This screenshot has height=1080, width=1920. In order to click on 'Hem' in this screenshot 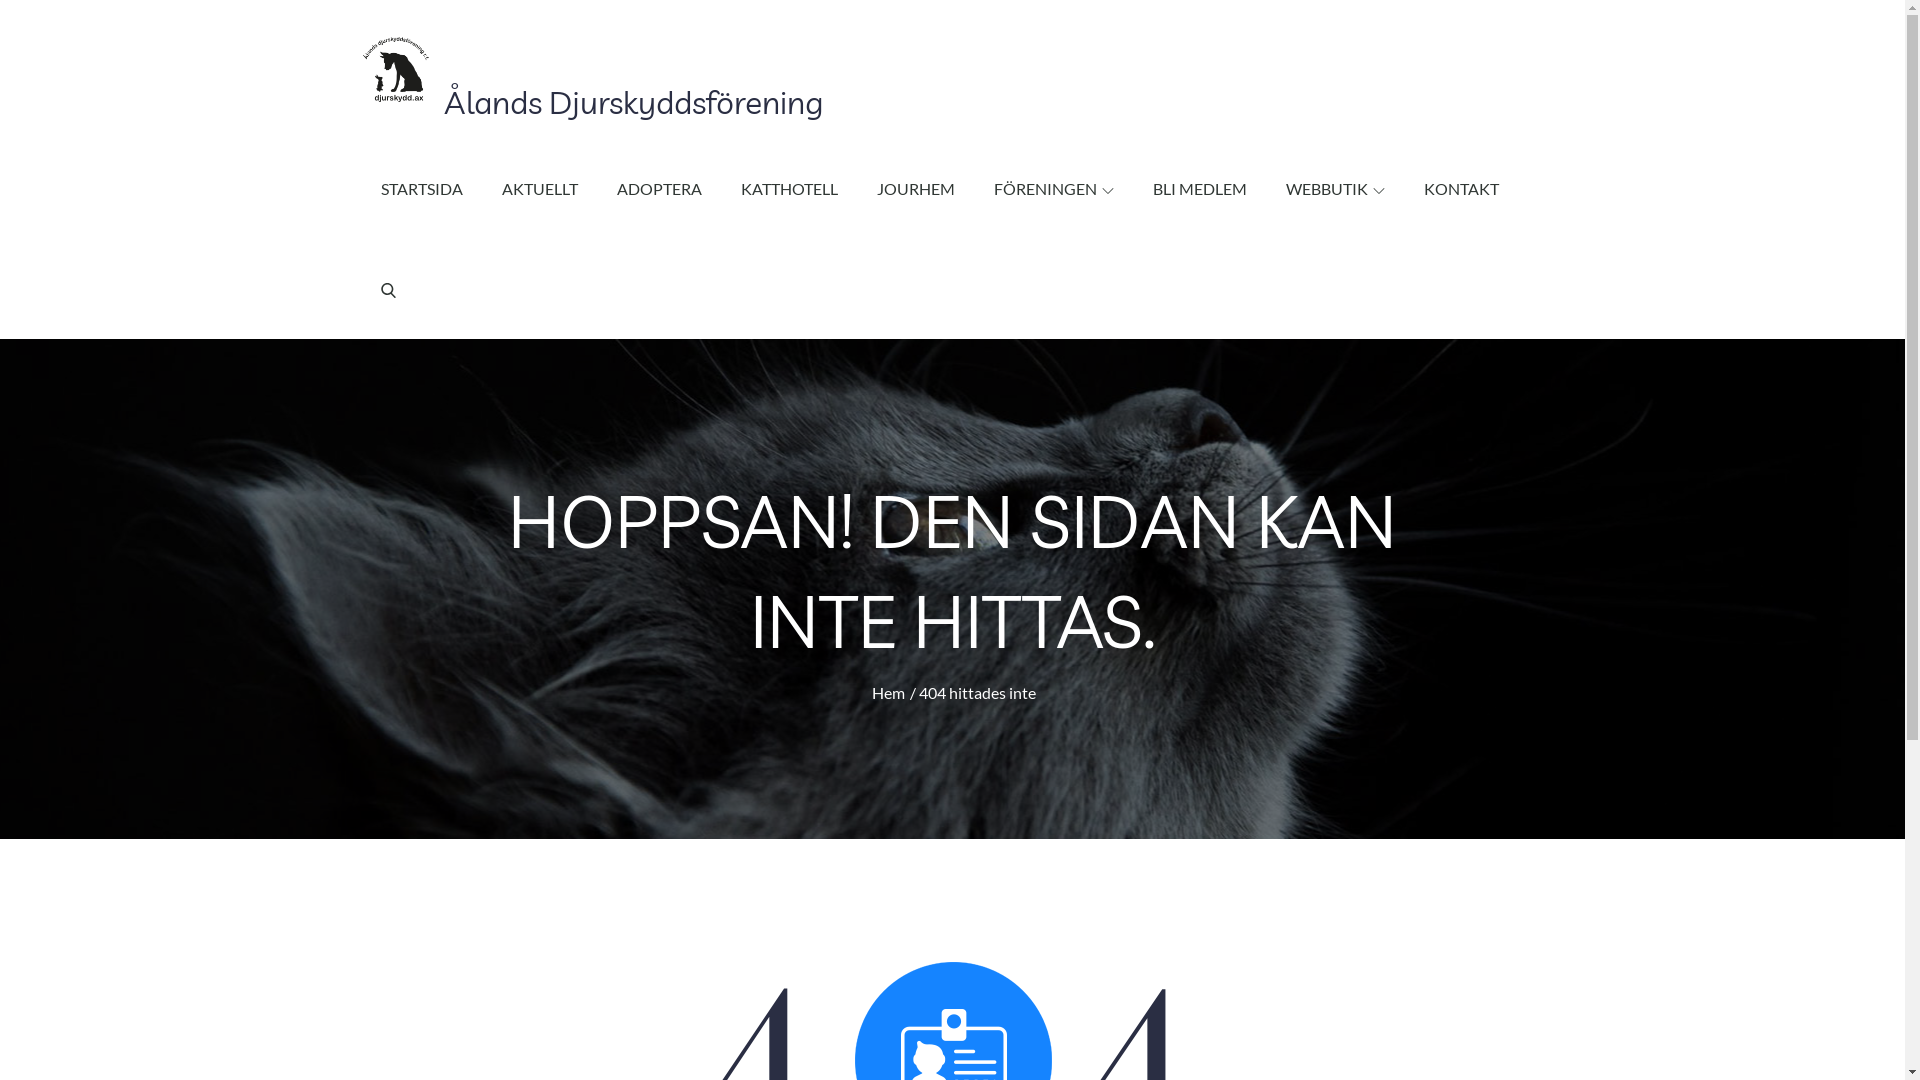, I will do `click(887, 691)`.